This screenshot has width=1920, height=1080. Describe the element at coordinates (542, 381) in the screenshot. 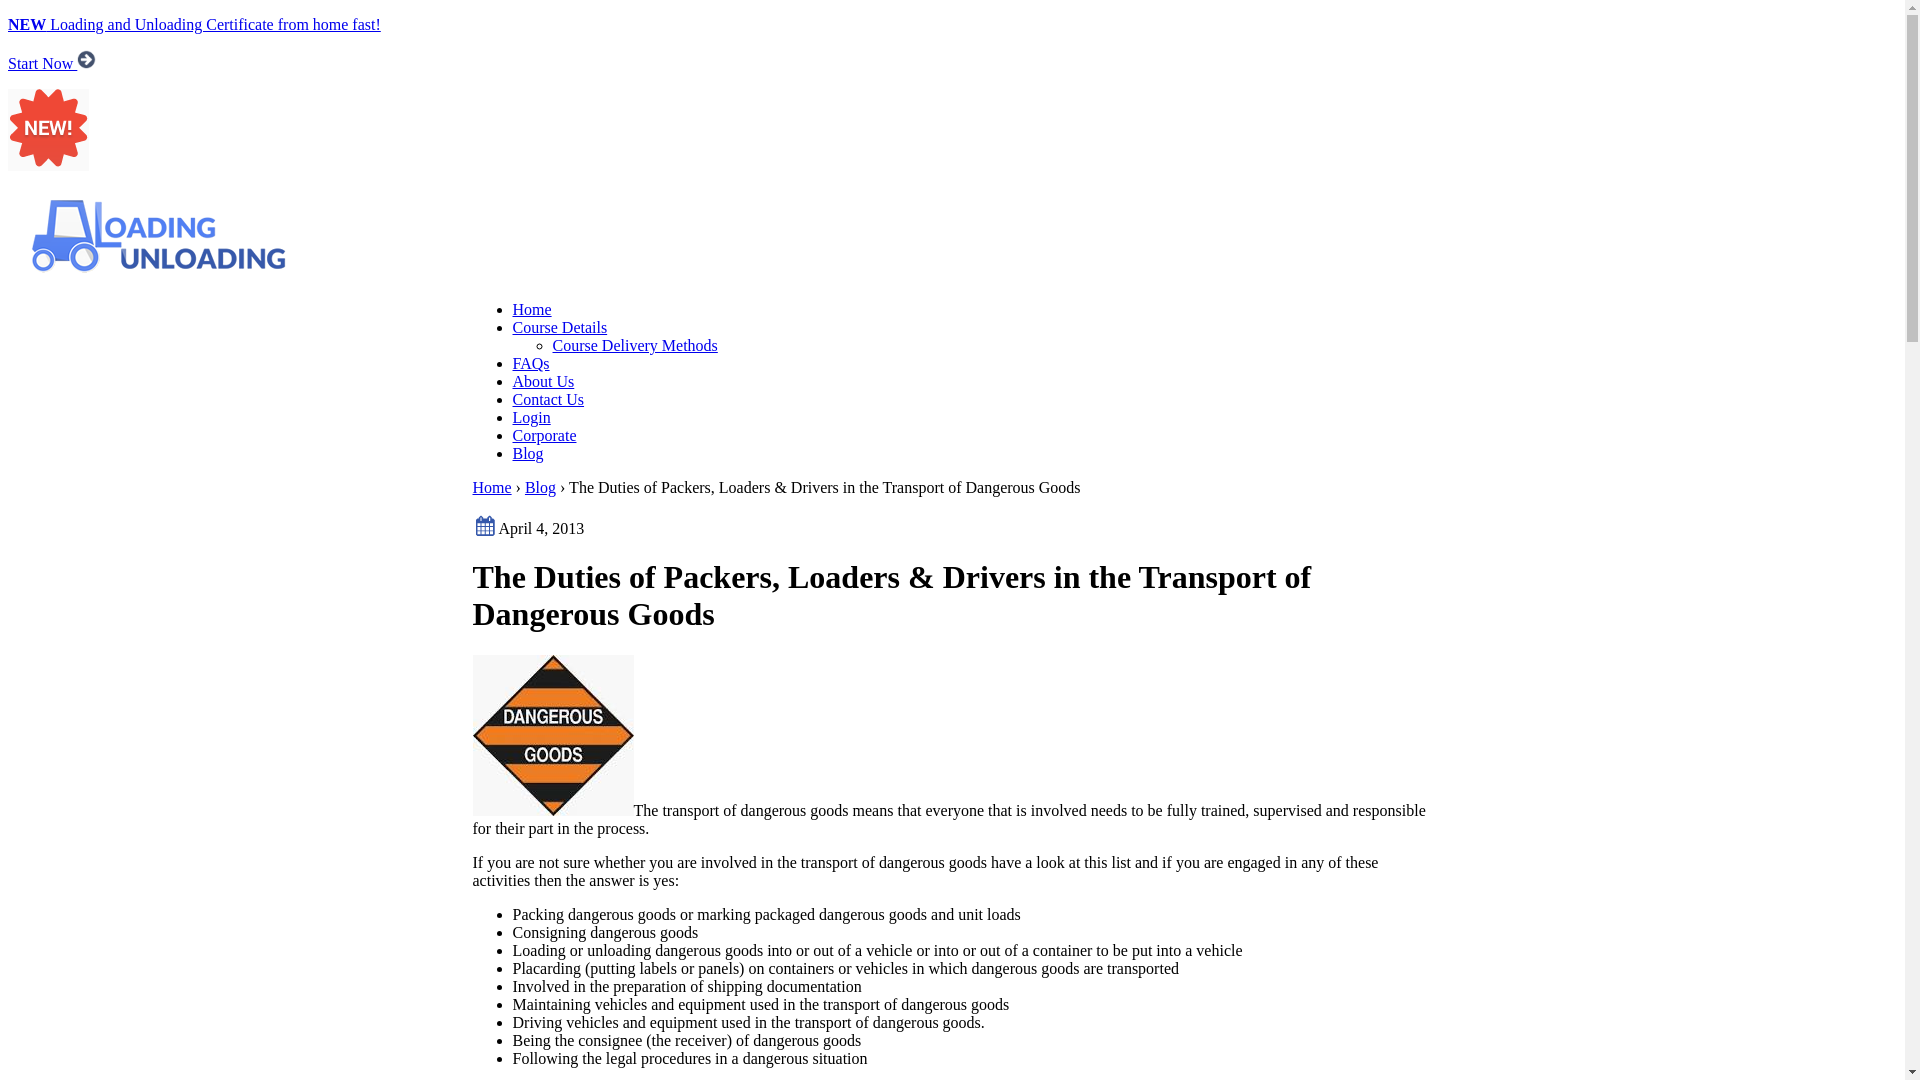

I see `'About Us'` at that location.